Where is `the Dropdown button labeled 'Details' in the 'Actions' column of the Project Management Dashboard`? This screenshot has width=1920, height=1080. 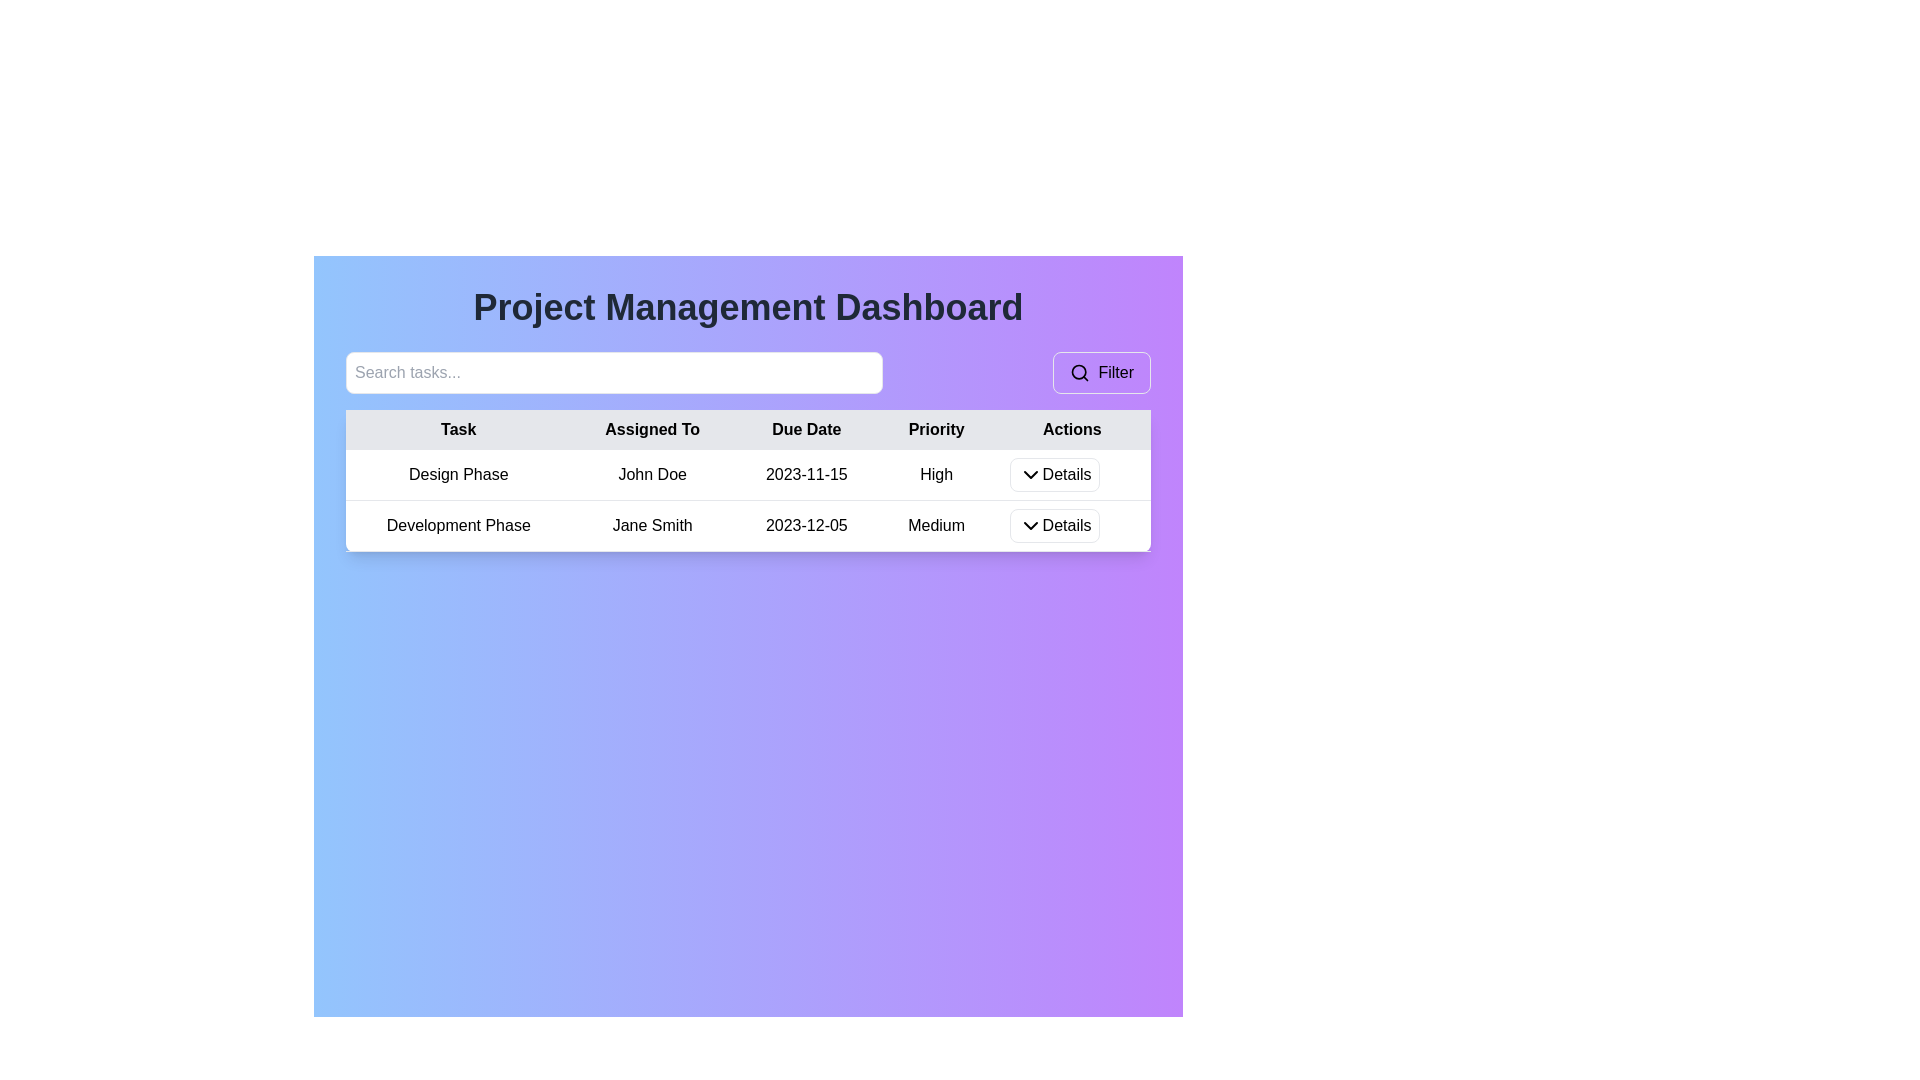
the Dropdown button labeled 'Details' in the 'Actions' column of the Project Management Dashboard is located at coordinates (1071, 475).